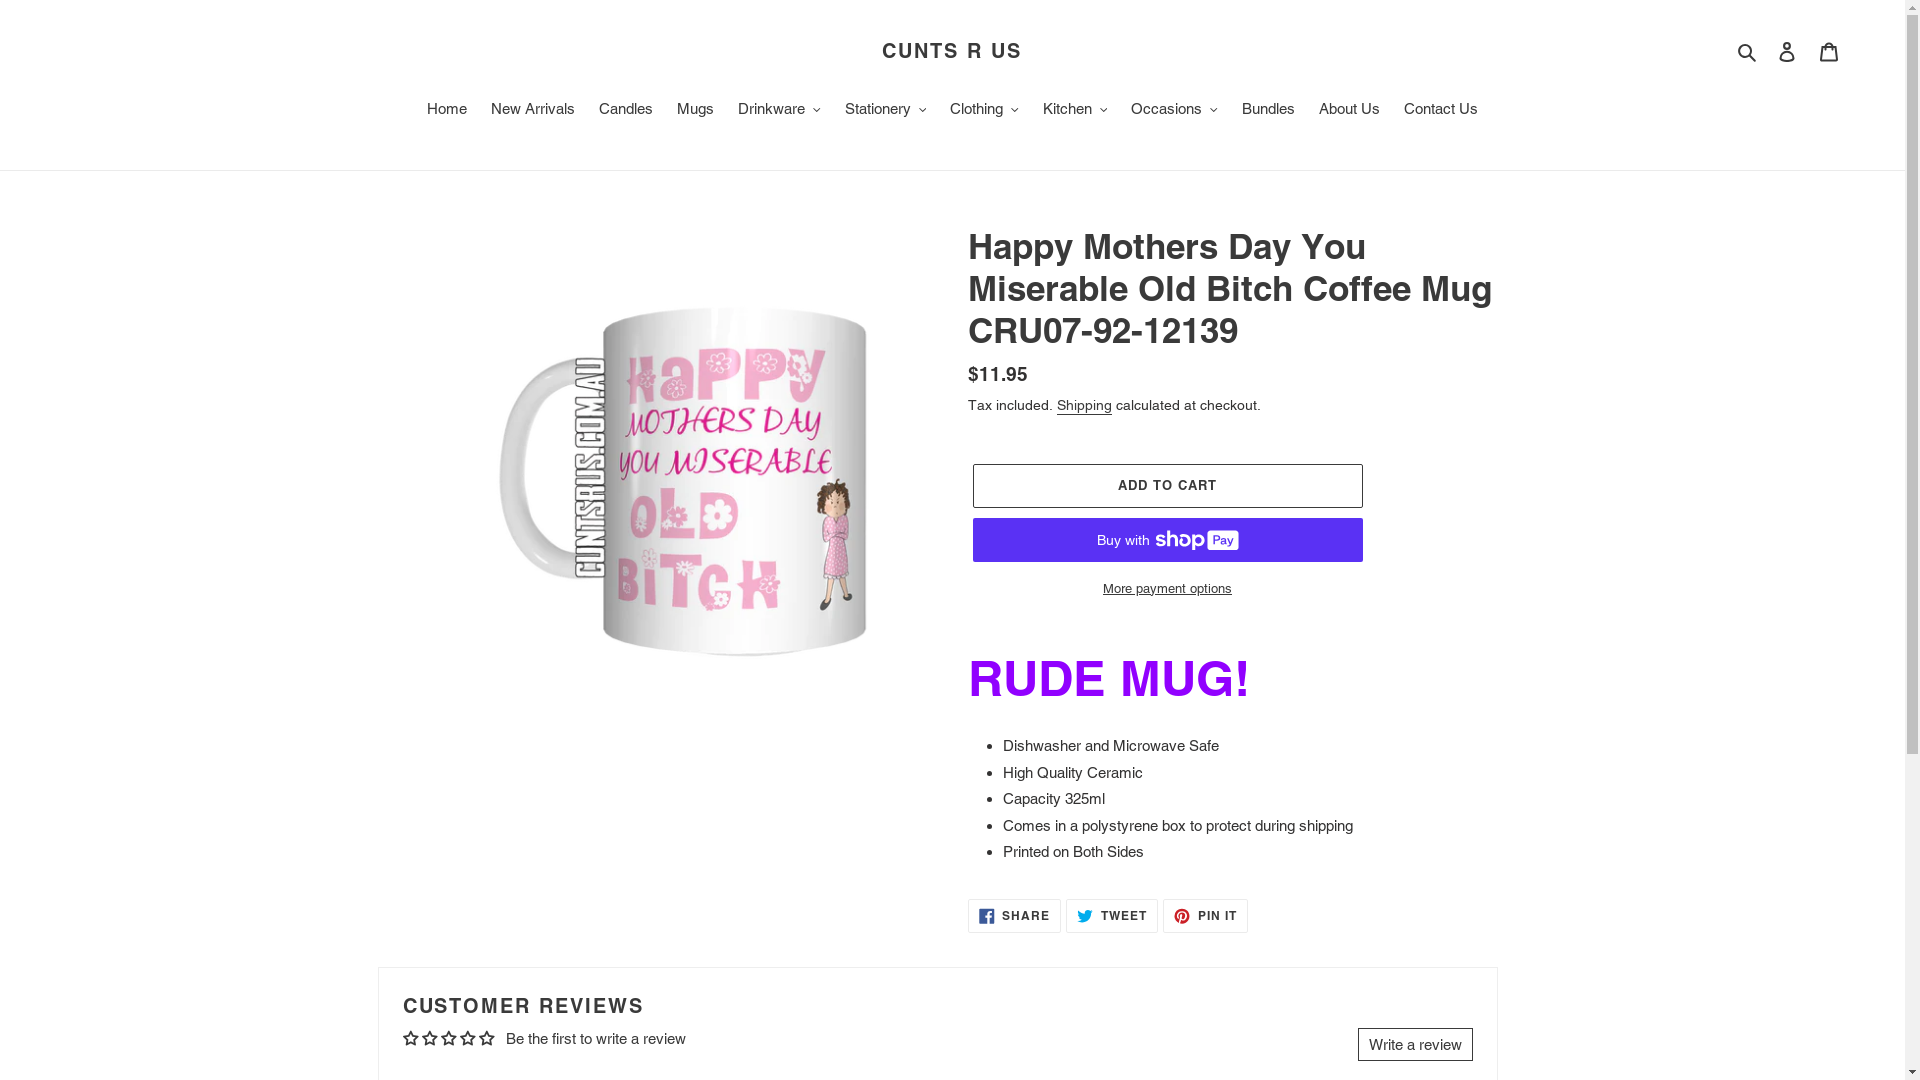 This screenshot has height=1080, width=1920. Describe the element at coordinates (1349, 111) in the screenshot. I see `'About Us'` at that location.